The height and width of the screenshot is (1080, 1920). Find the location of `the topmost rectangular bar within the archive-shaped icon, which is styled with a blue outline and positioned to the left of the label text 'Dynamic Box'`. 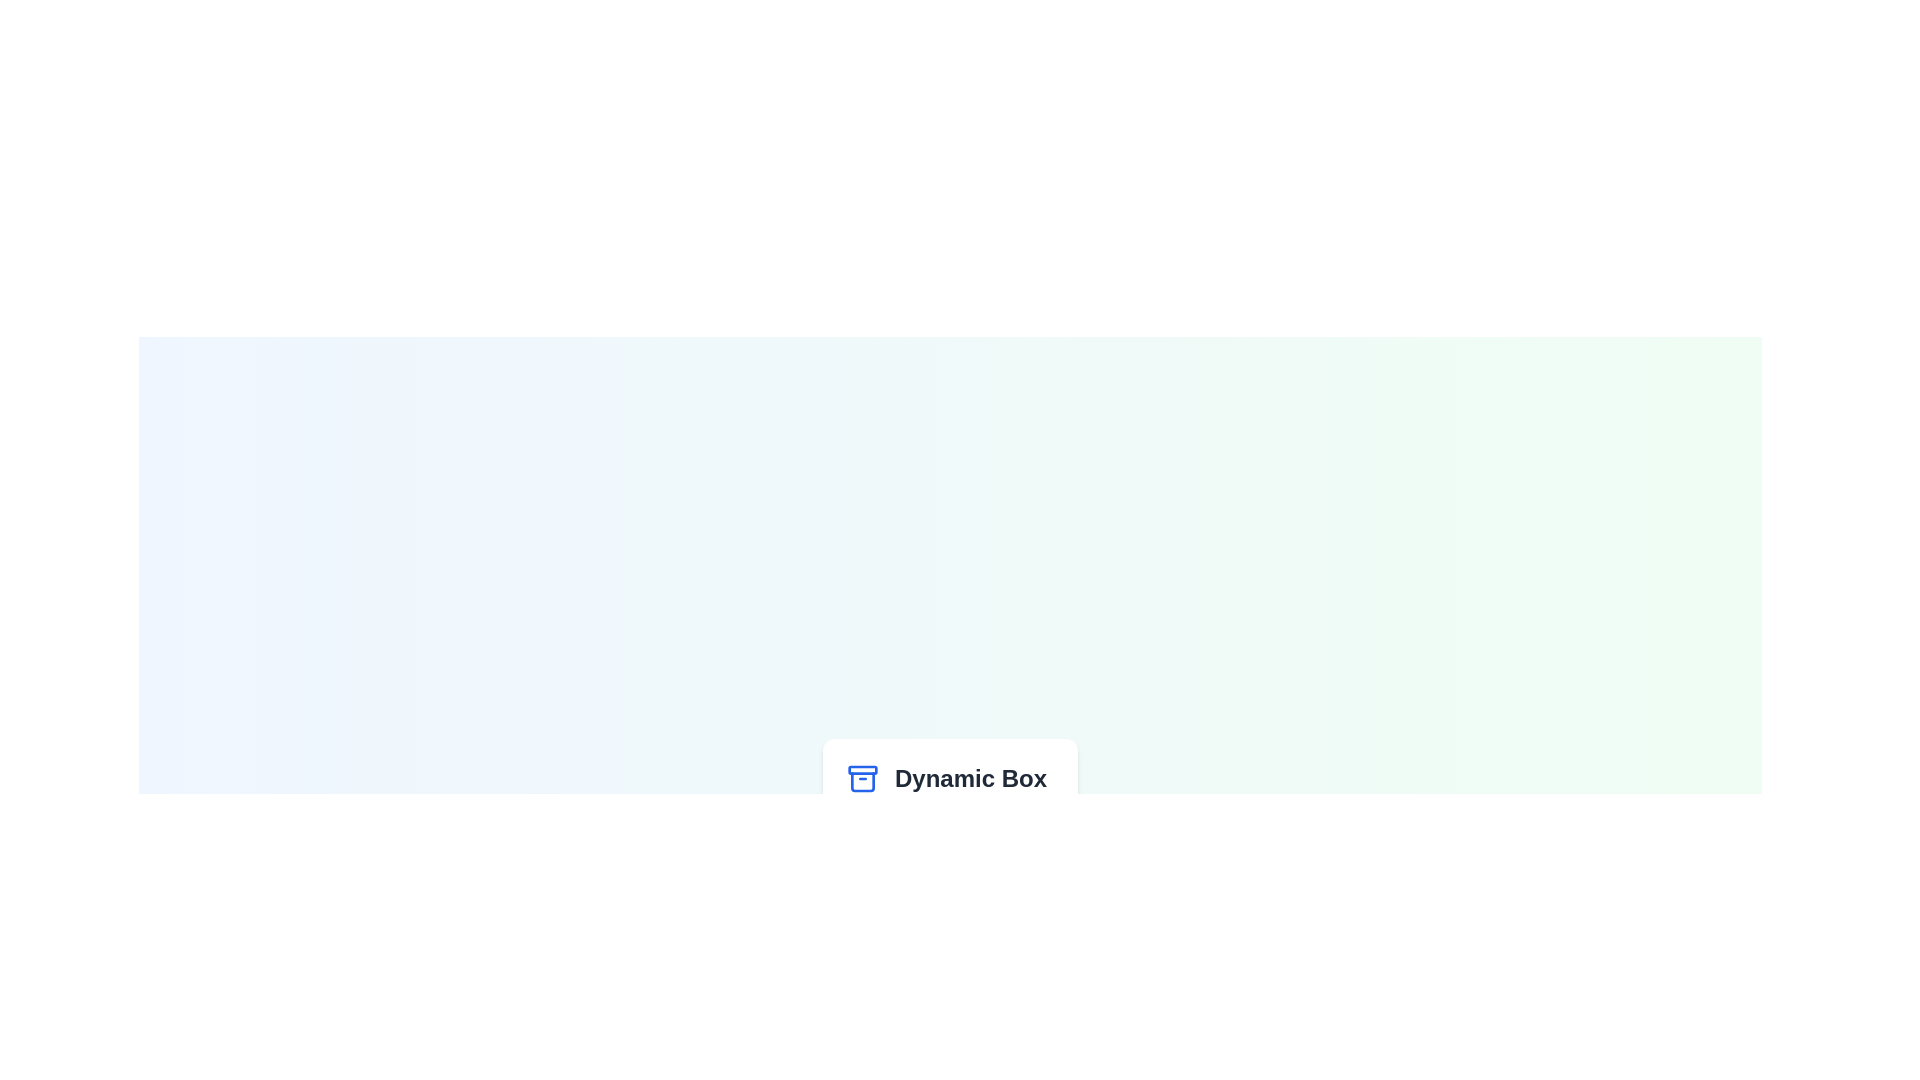

the topmost rectangular bar within the archive-shaped icon, which is styled with a blue outline and positioned to the left of the label text 'Dynamic Box' is located at coordinates (863, 769).